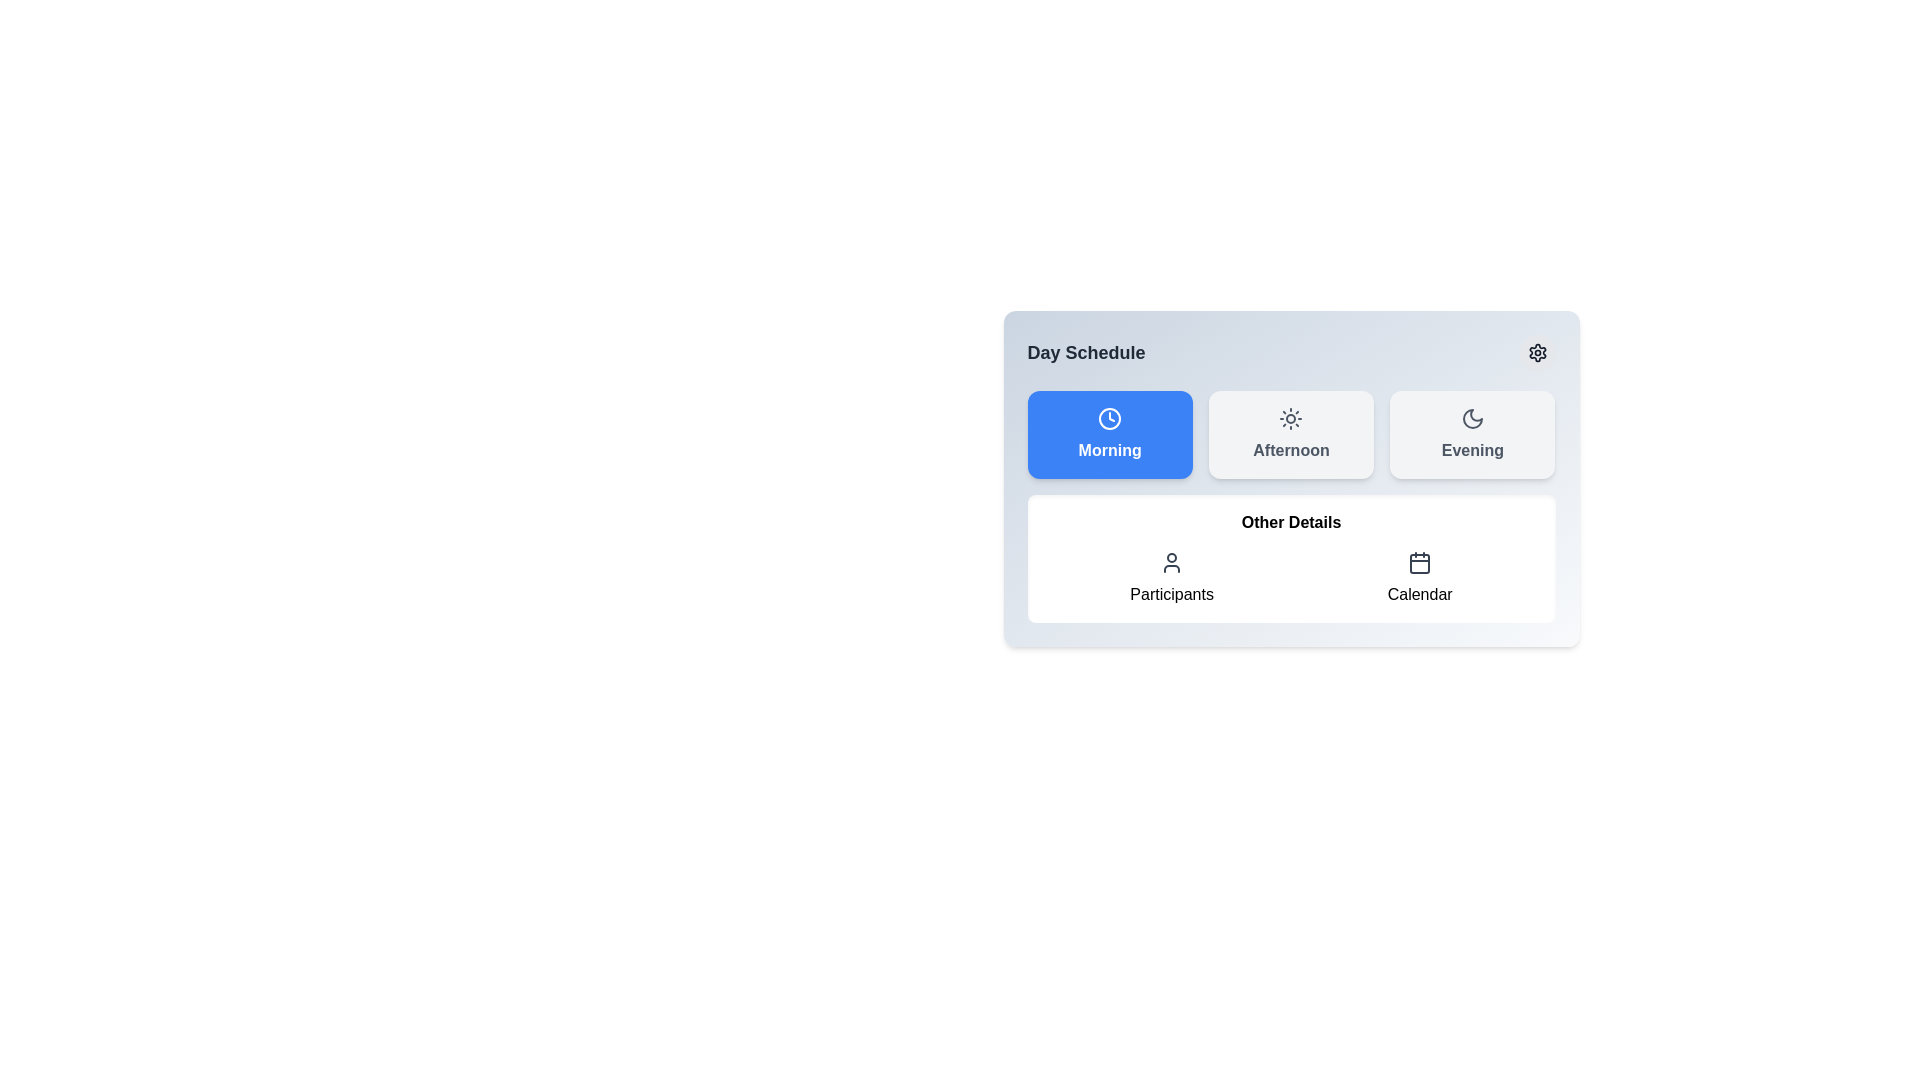 This screenshot has height=1080, width=1920. I want to click on the 'Participants' UI element, which features a user icon above the text label, so click(1172, 578).